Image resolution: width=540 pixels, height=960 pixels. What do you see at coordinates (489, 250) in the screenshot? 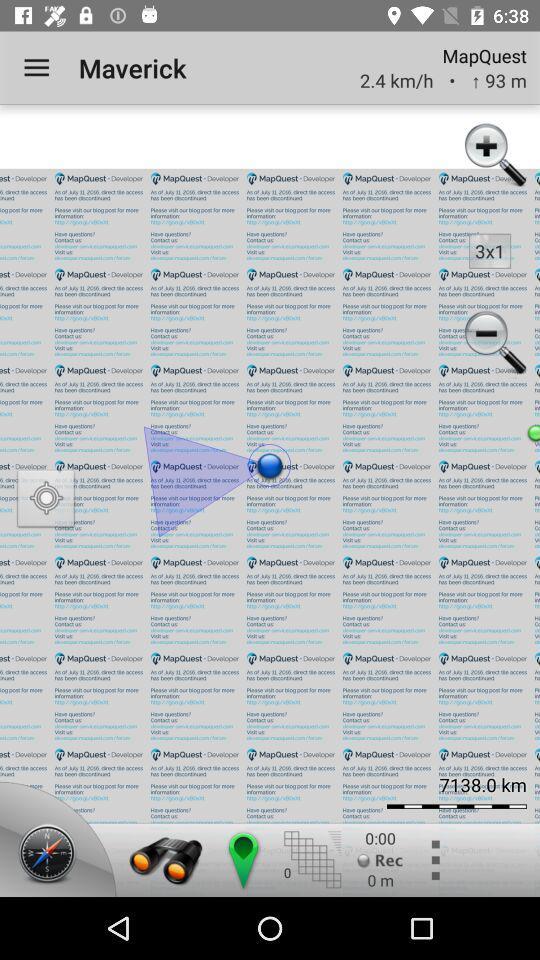
I see `the 2x1 icon` at bounding box center [489, 250].